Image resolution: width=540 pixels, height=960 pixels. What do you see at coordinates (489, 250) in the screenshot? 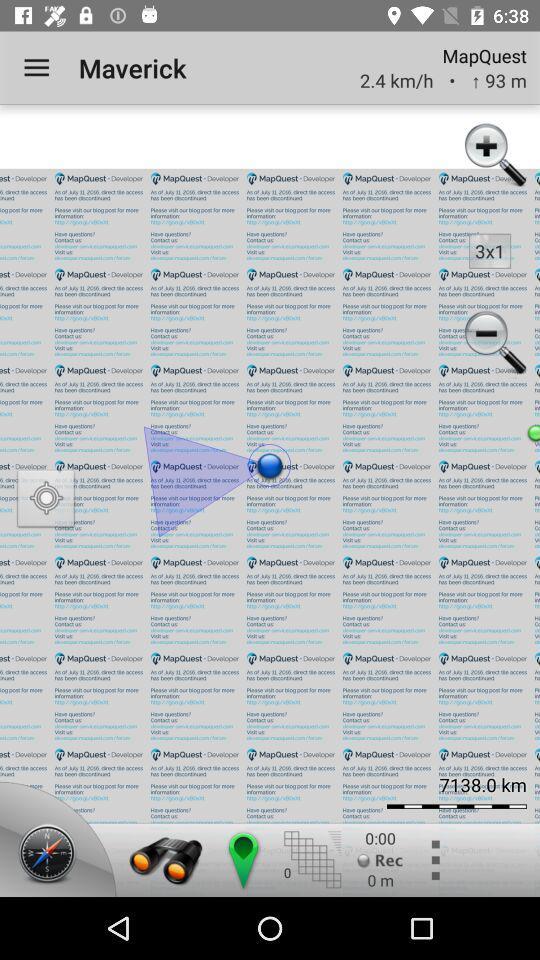
I see `the 2x1 icon` at bounding box center [489, 250].